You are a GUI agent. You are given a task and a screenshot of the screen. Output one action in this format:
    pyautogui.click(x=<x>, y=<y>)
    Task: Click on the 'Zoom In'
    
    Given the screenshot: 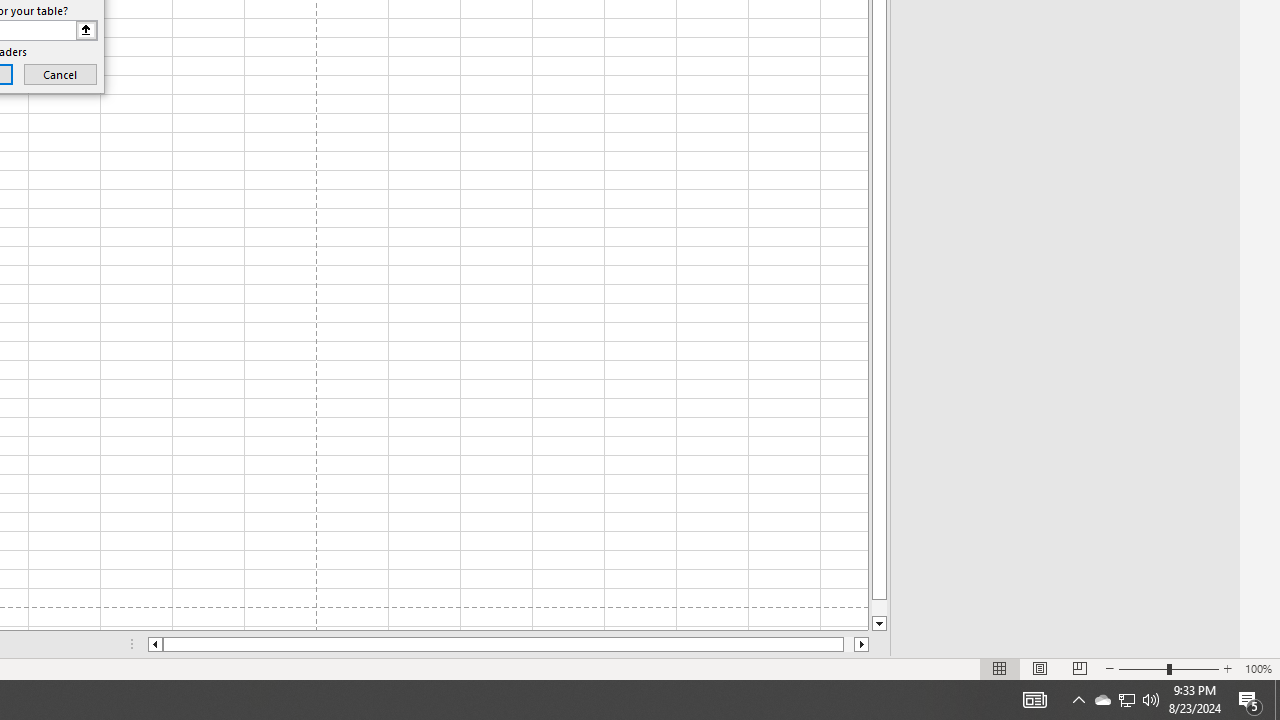 What is the action you would take?
    pyautogui.click(x=1226, y=669)
    